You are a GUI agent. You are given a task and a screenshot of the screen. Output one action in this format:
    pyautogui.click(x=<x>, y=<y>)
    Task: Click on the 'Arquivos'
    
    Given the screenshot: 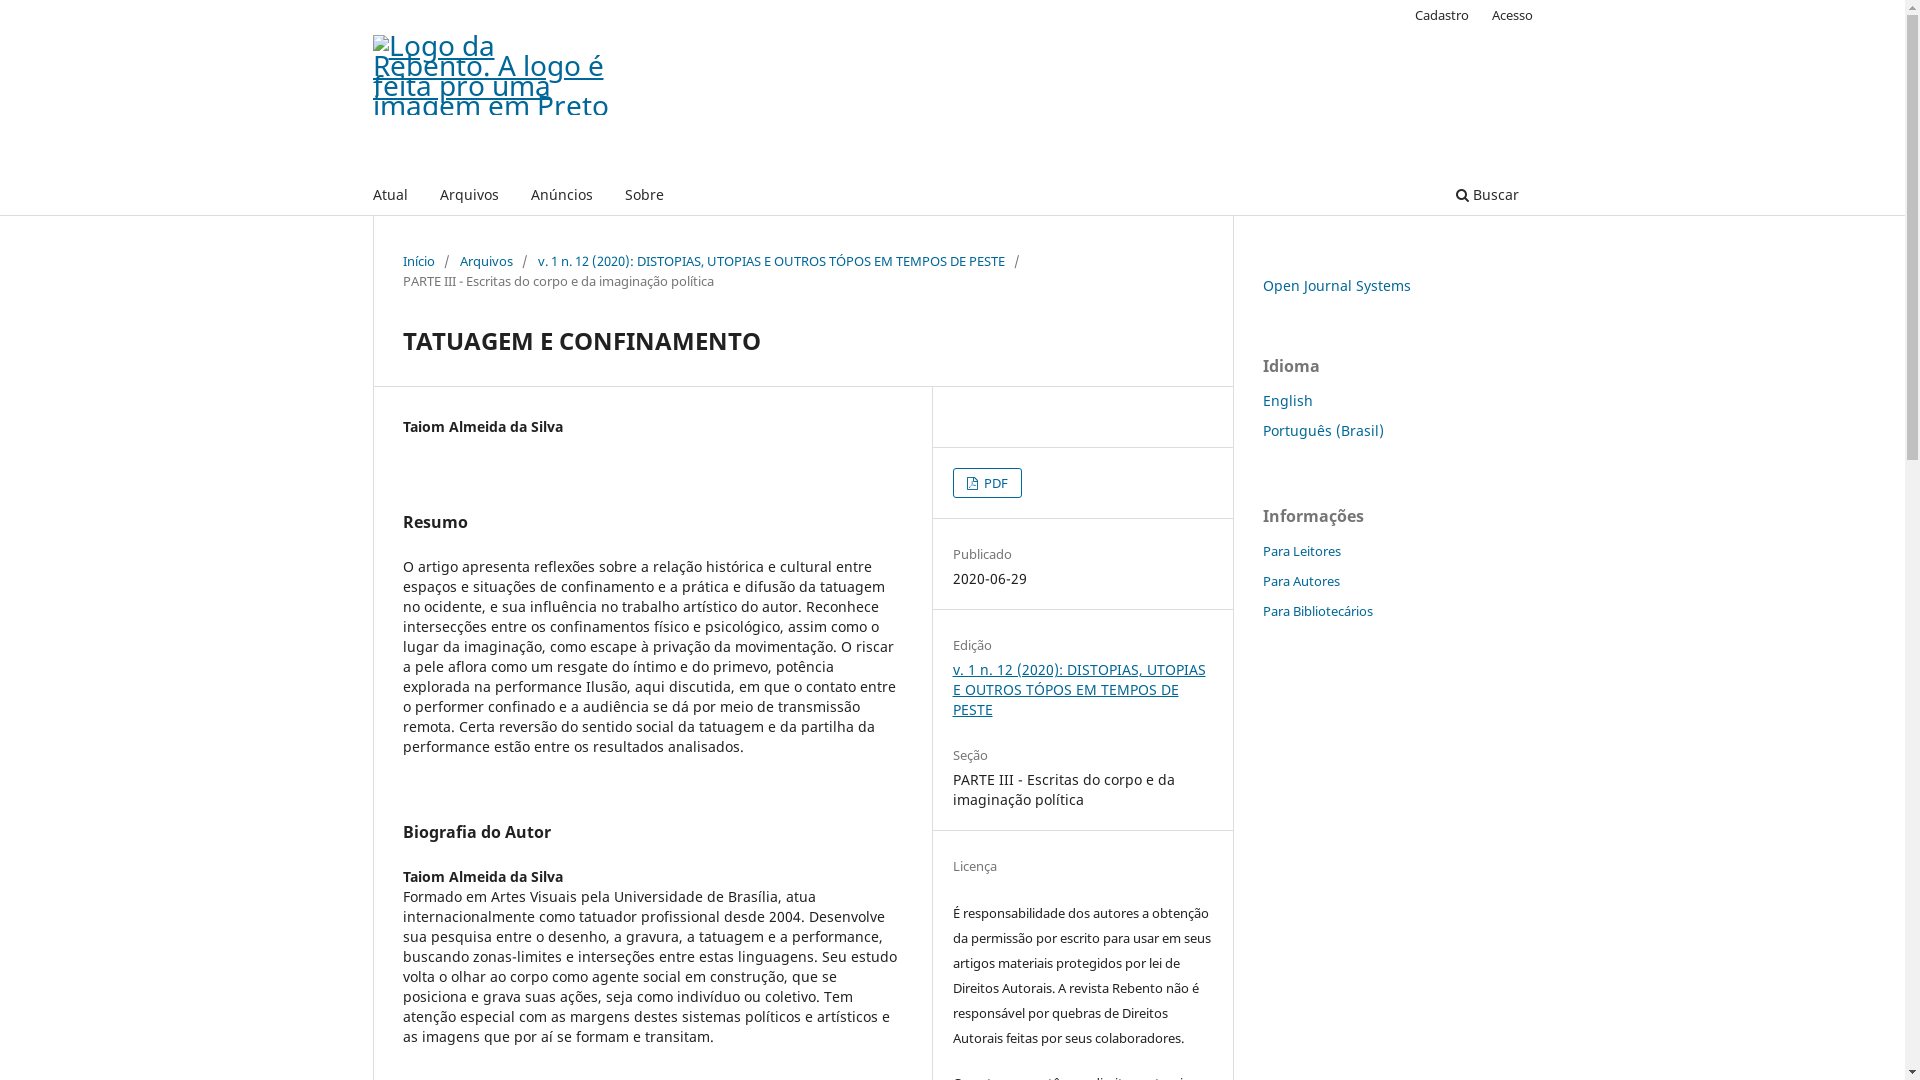 What is the action you would take?
    pyautogui.click(x=467, y=197)
    